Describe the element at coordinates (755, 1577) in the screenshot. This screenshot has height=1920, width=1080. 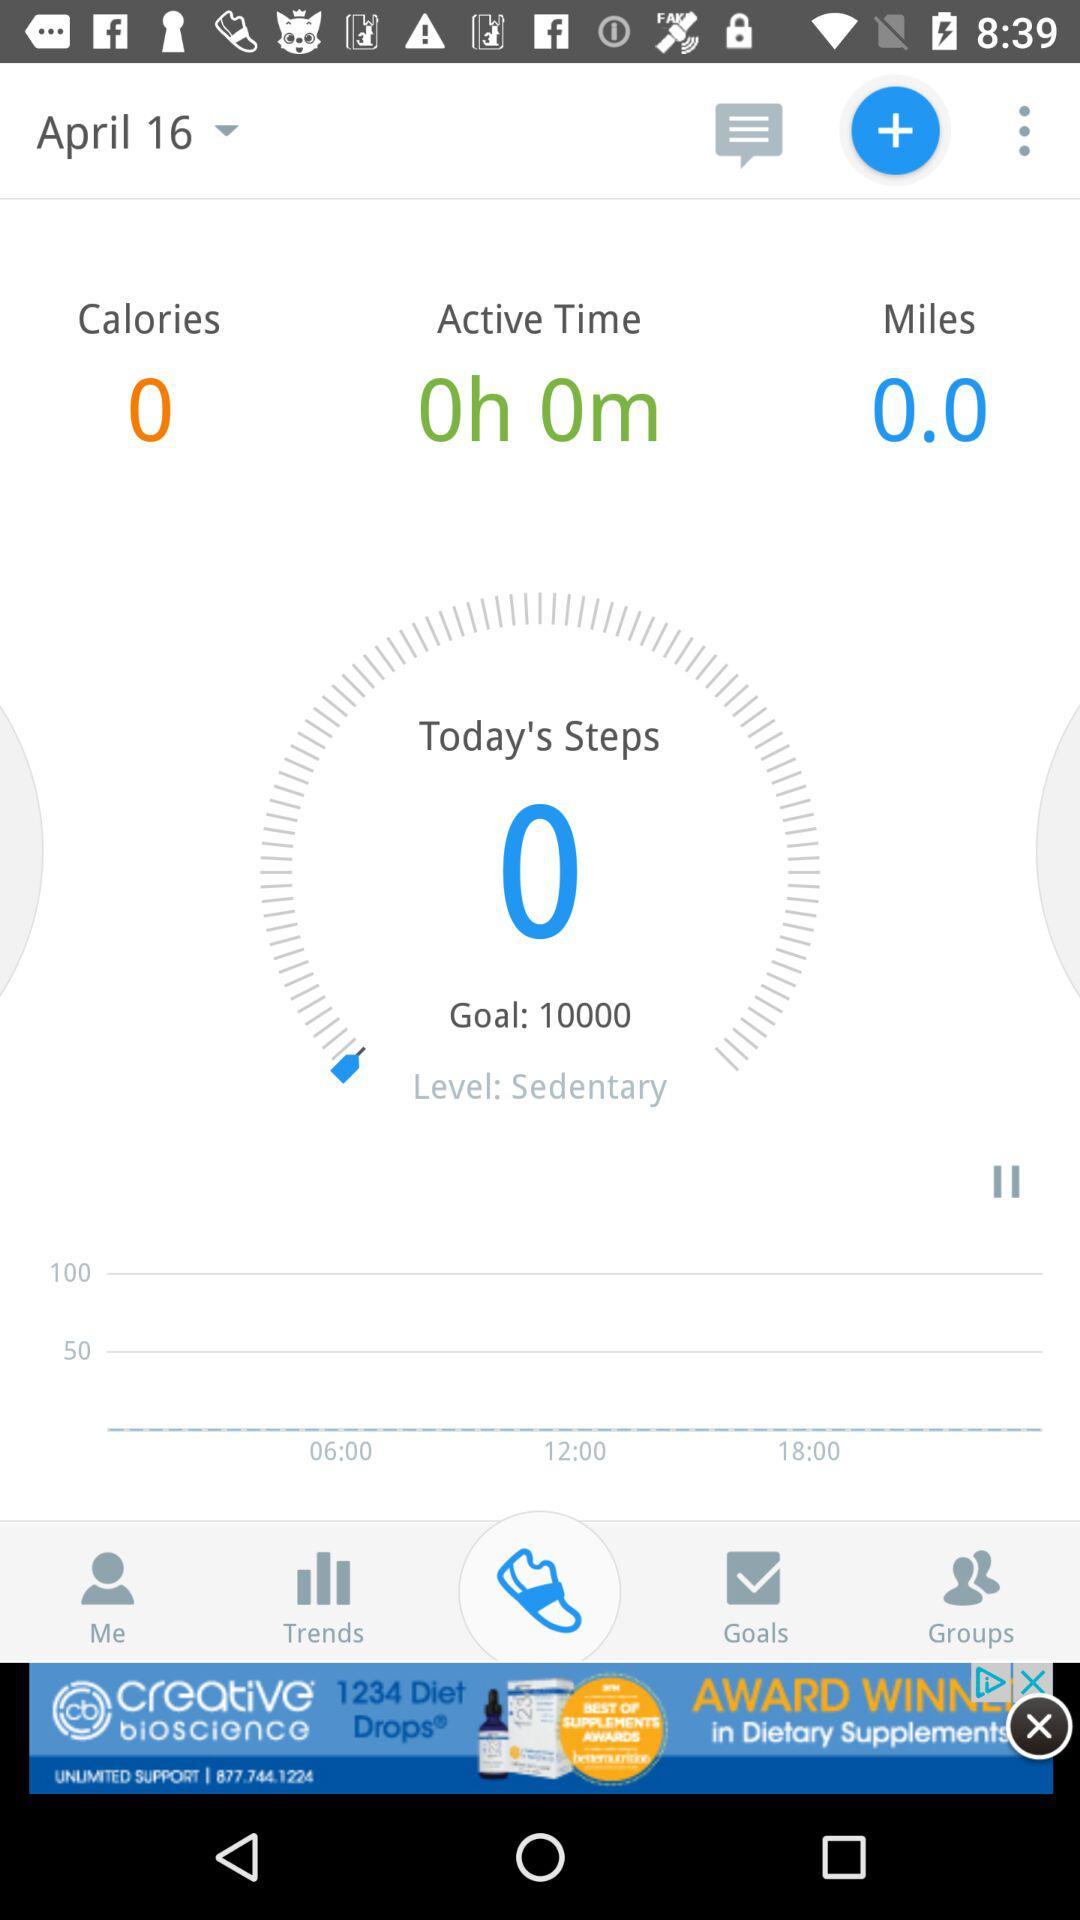
I see `the check icon` at that location.